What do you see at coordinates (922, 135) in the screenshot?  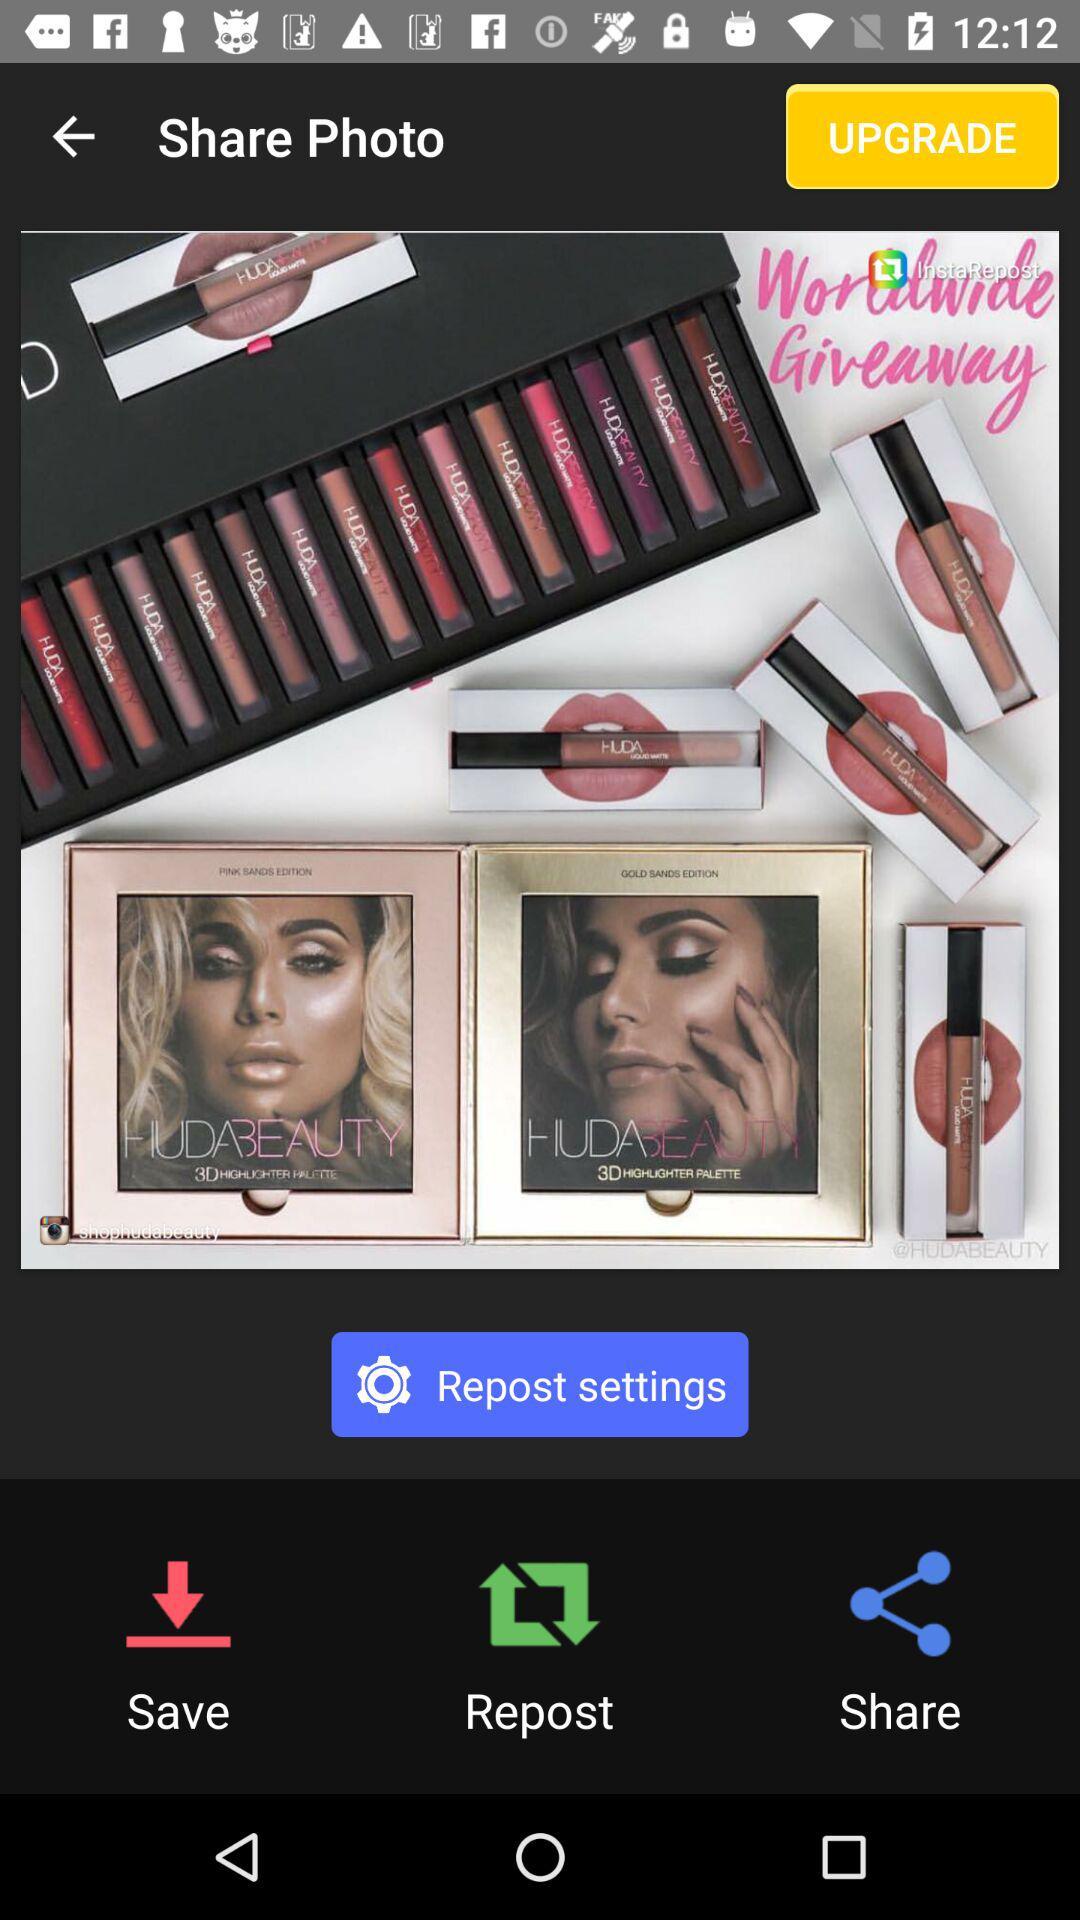 I see `the upgrade at the top right corner` at bounding box center [922, 135].